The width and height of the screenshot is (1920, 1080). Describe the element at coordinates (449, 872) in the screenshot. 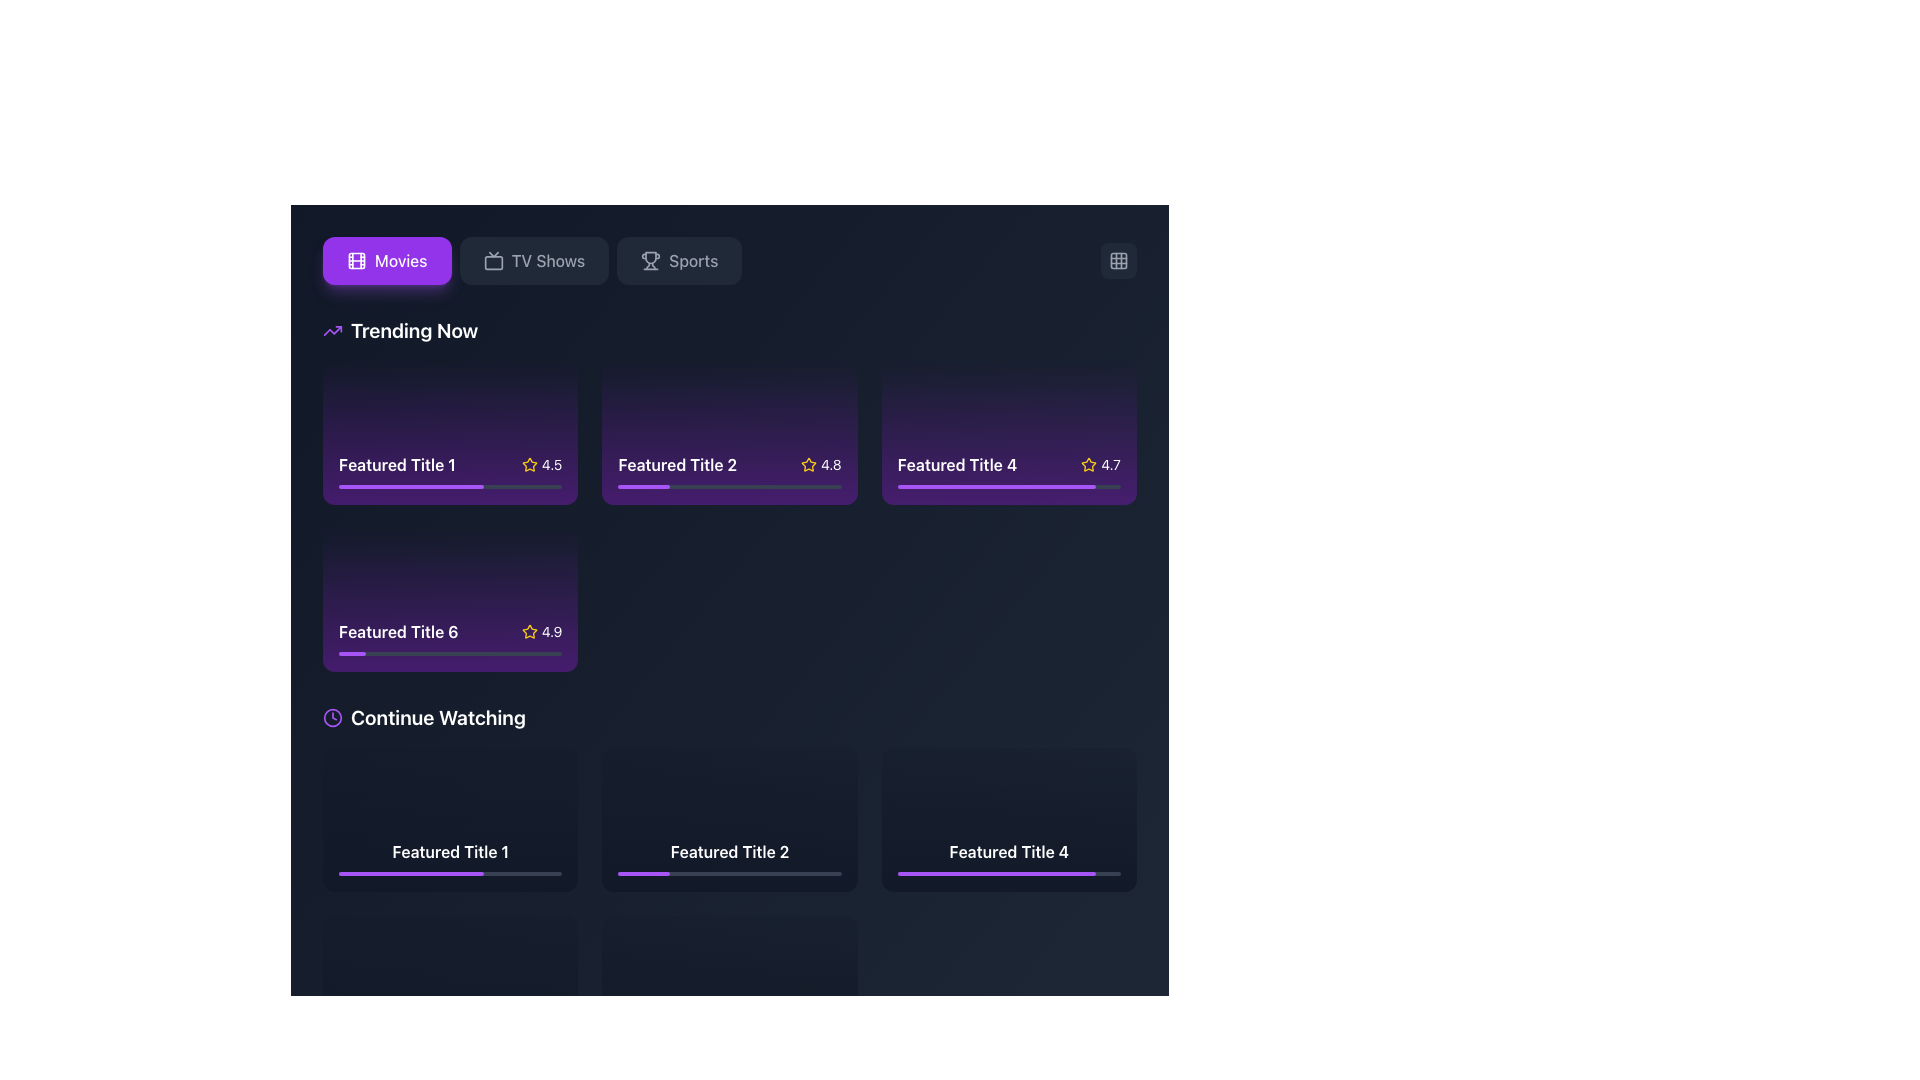

I see `the Progress Bar located beneath the 'Featured Title 1' label in the 'Continue Watching' section of the lower part of the interface` at that location.